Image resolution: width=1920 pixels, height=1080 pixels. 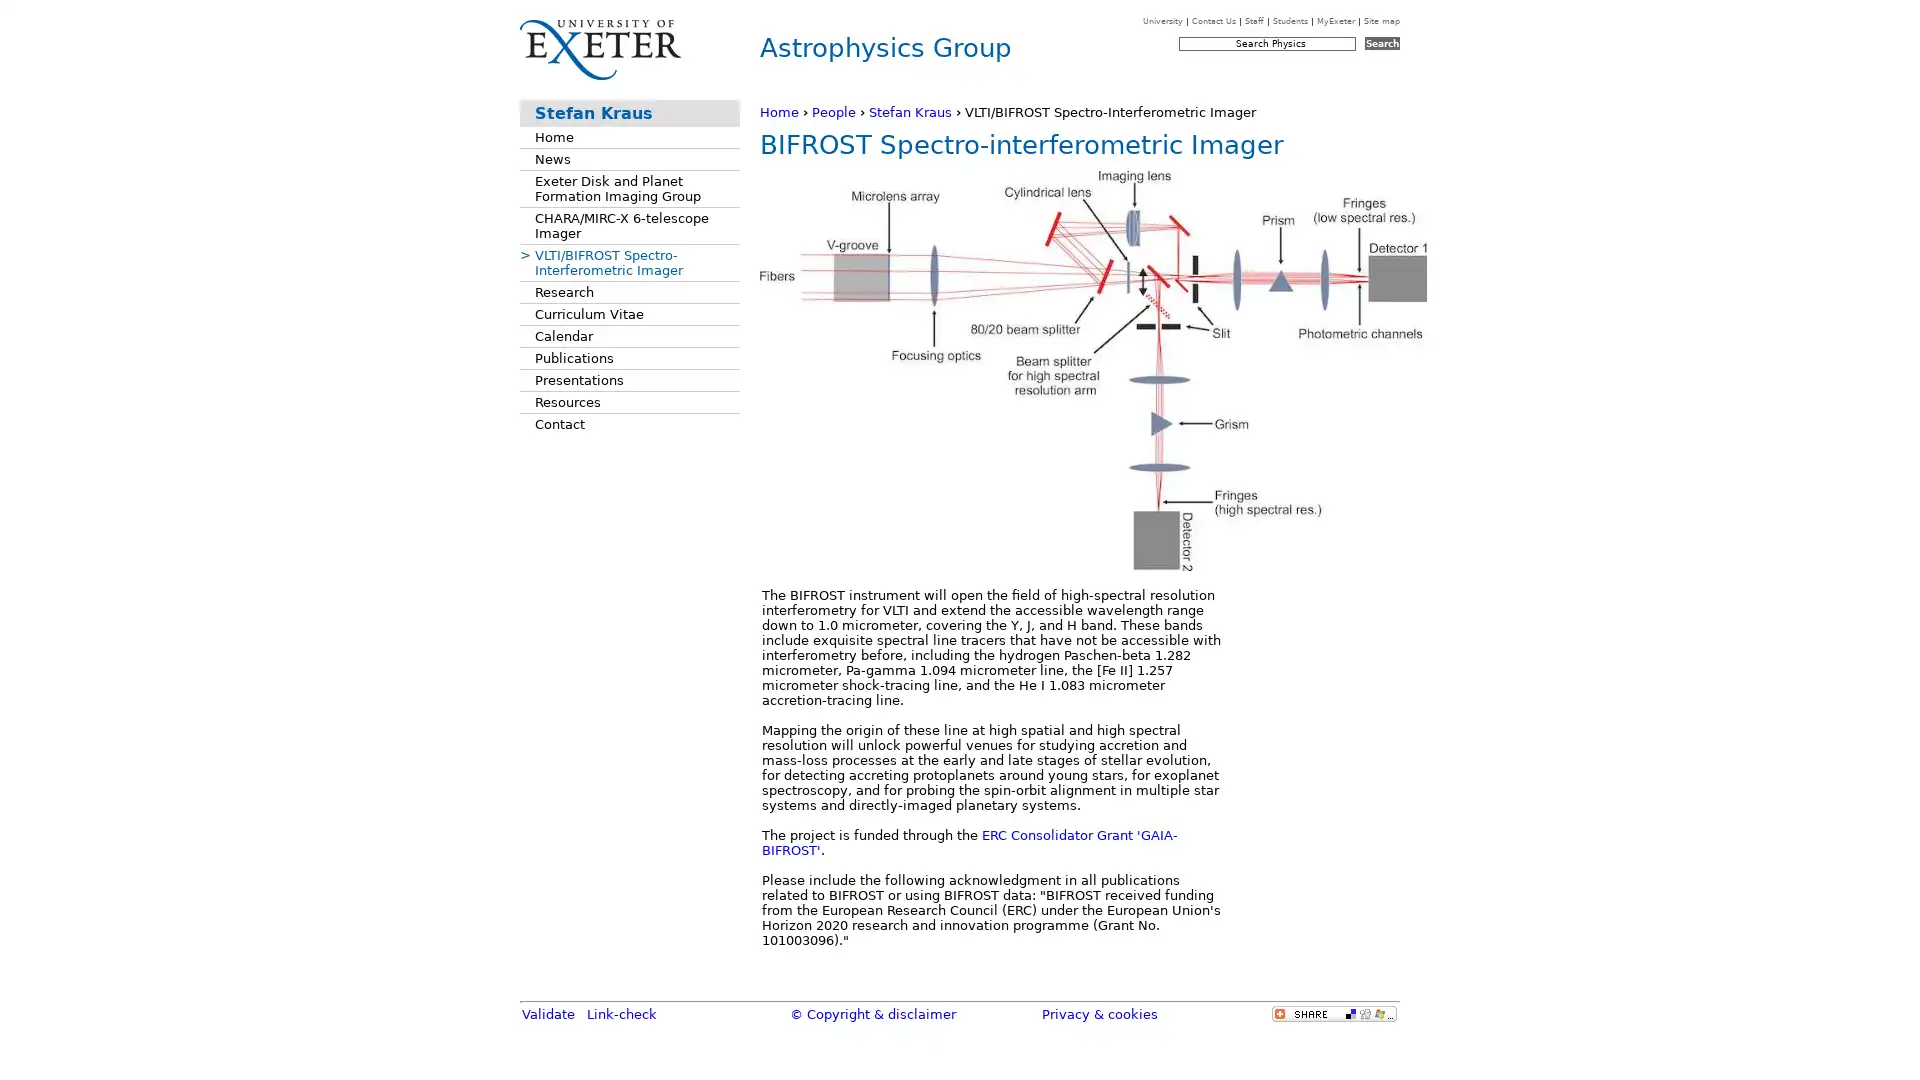 What do you see at coordinates (1381, 43) in the screenshot?
I see `Search` at bounding box center [1381, 43].